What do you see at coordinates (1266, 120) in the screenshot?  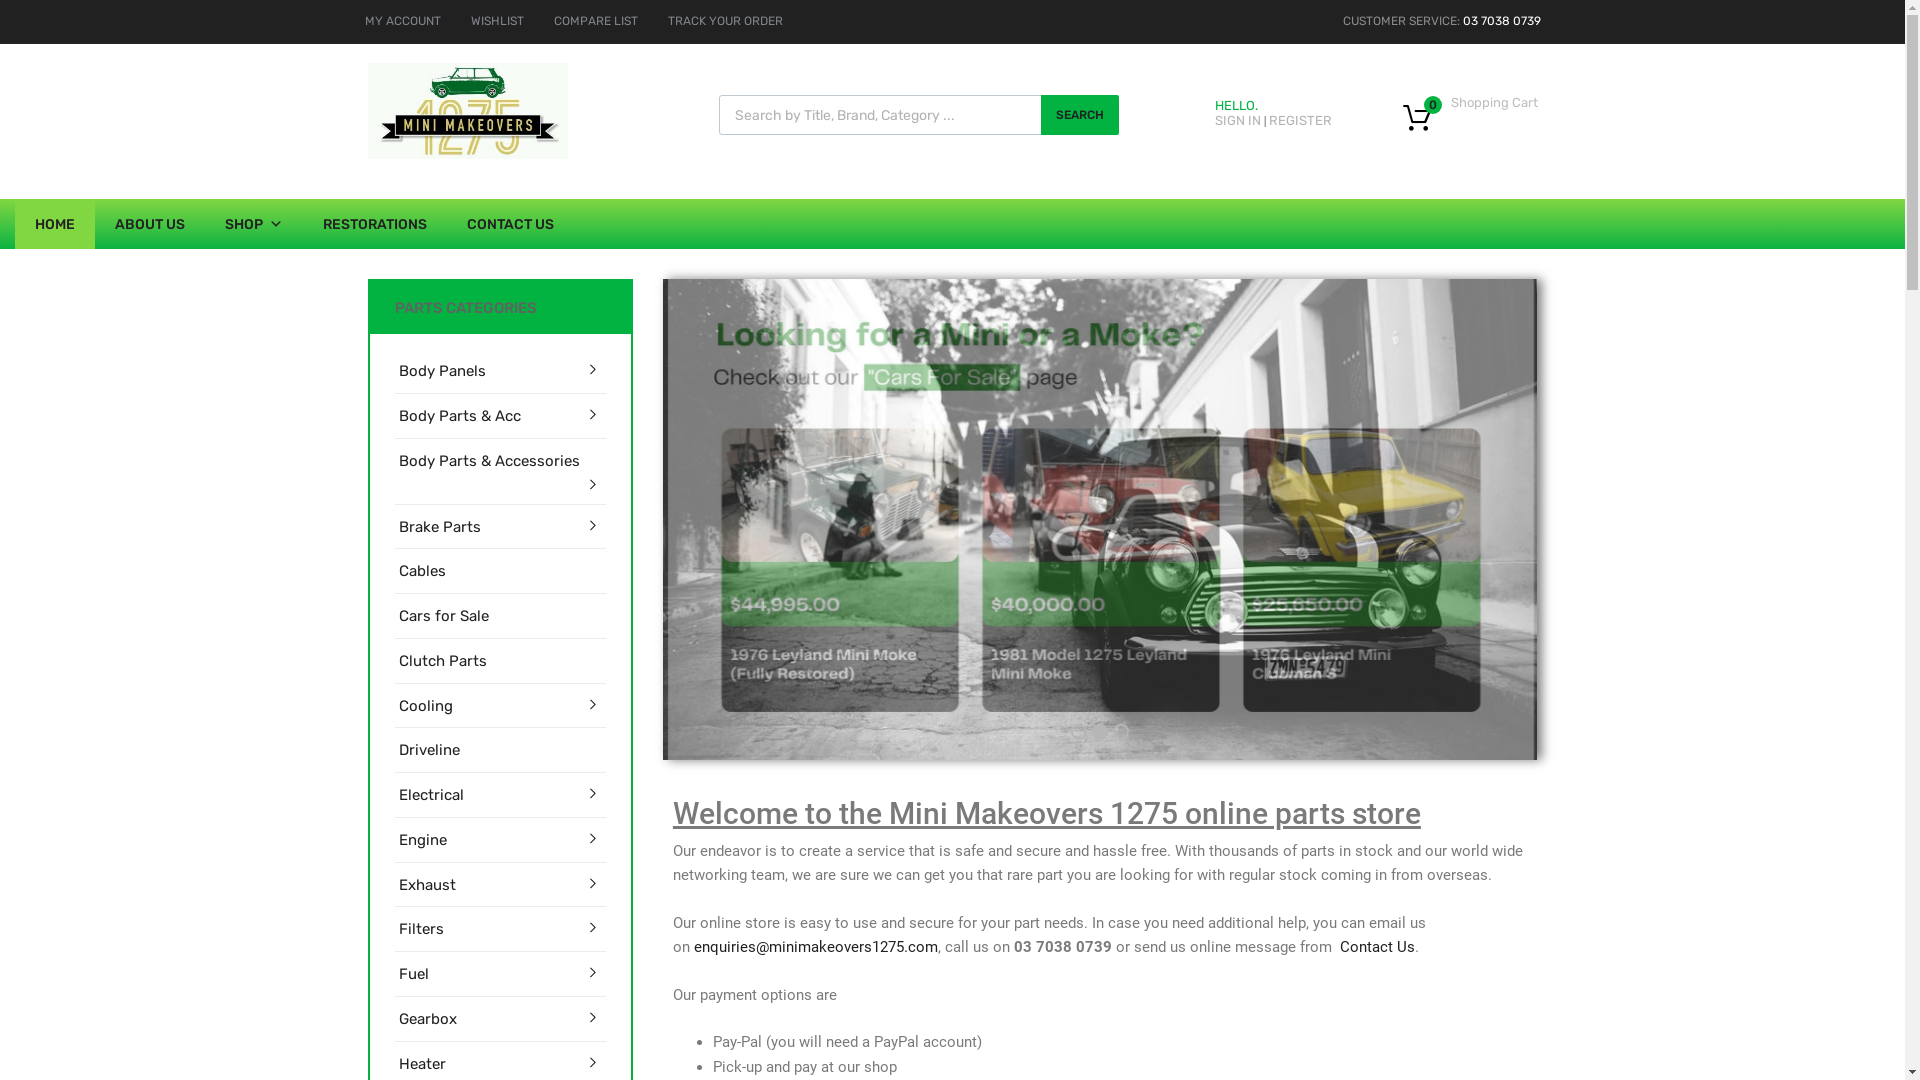 I see `'REGISTER'` at bounding box center [1266, 120].